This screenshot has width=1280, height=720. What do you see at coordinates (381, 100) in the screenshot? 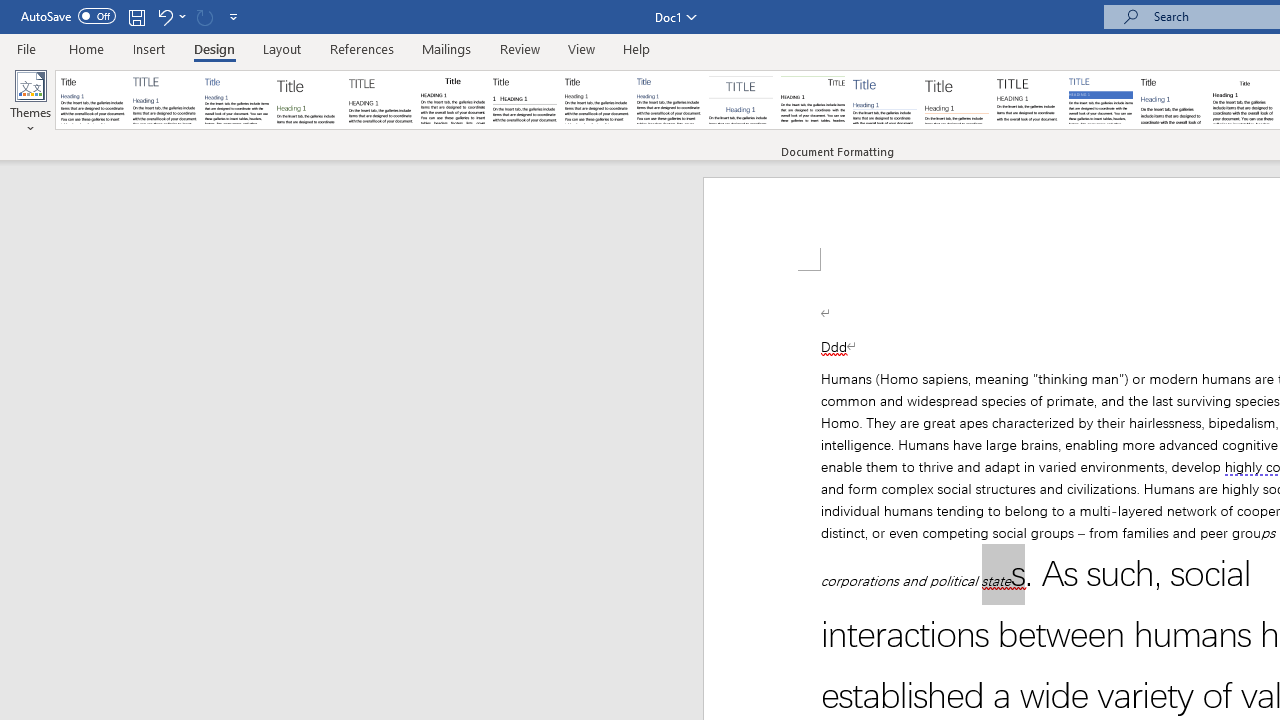
I see `'Black & White (Capitalized)'` at bounding box center [381, 100].